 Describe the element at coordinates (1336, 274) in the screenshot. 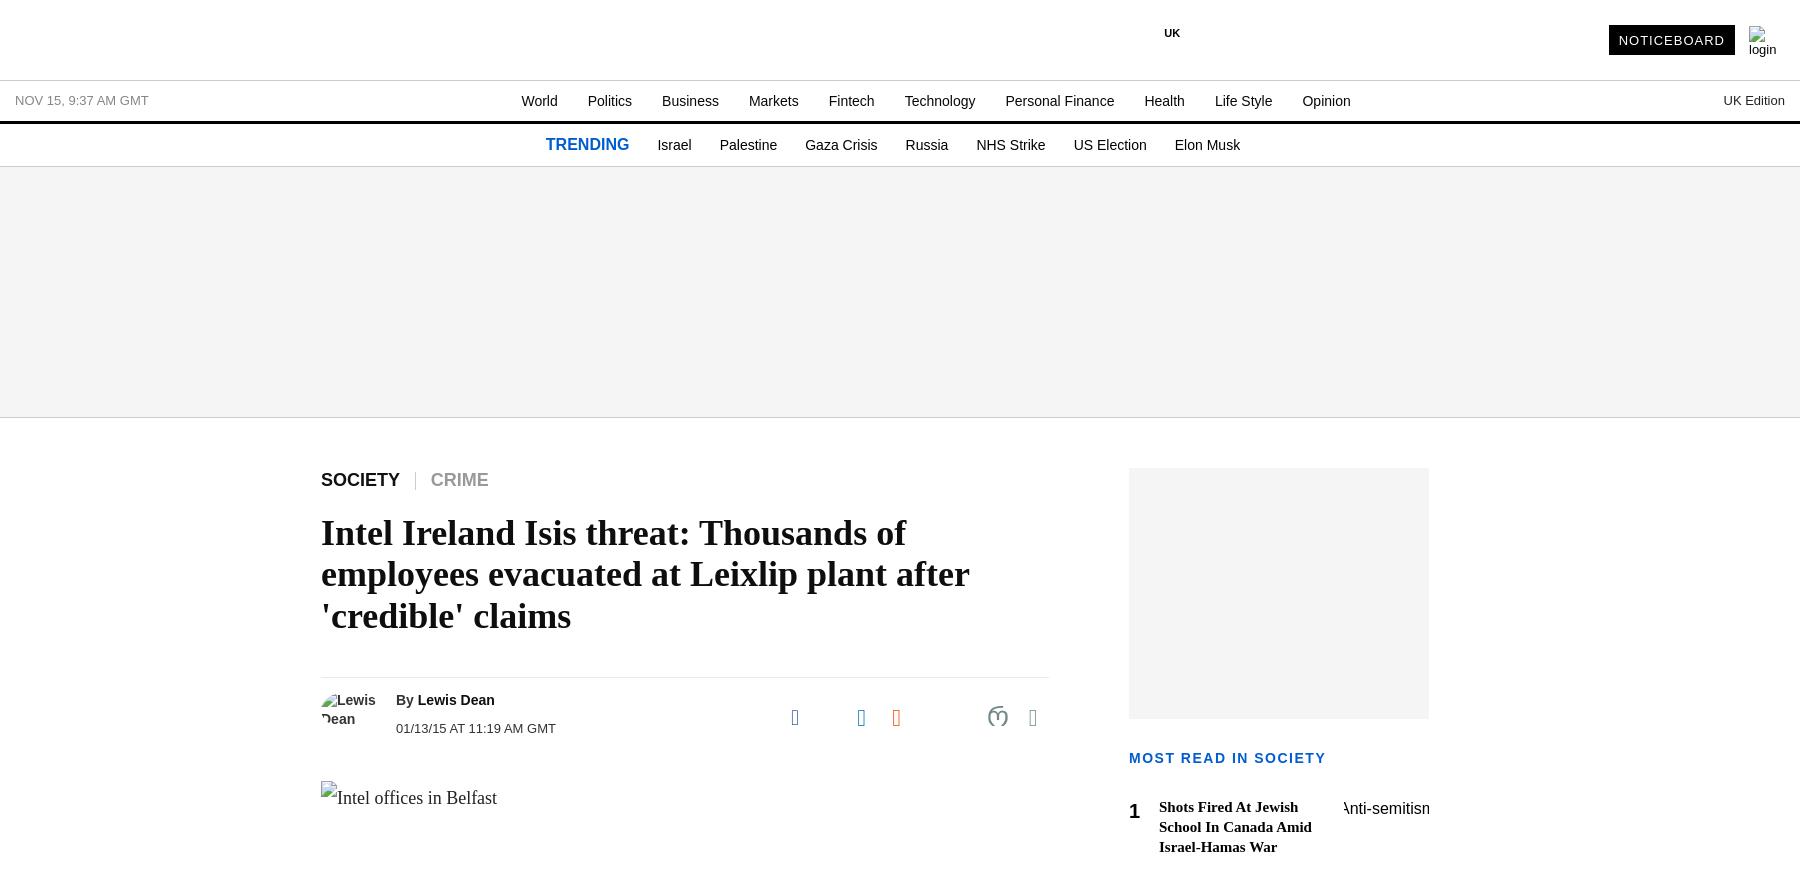

I see `'International Edition'` at that location.